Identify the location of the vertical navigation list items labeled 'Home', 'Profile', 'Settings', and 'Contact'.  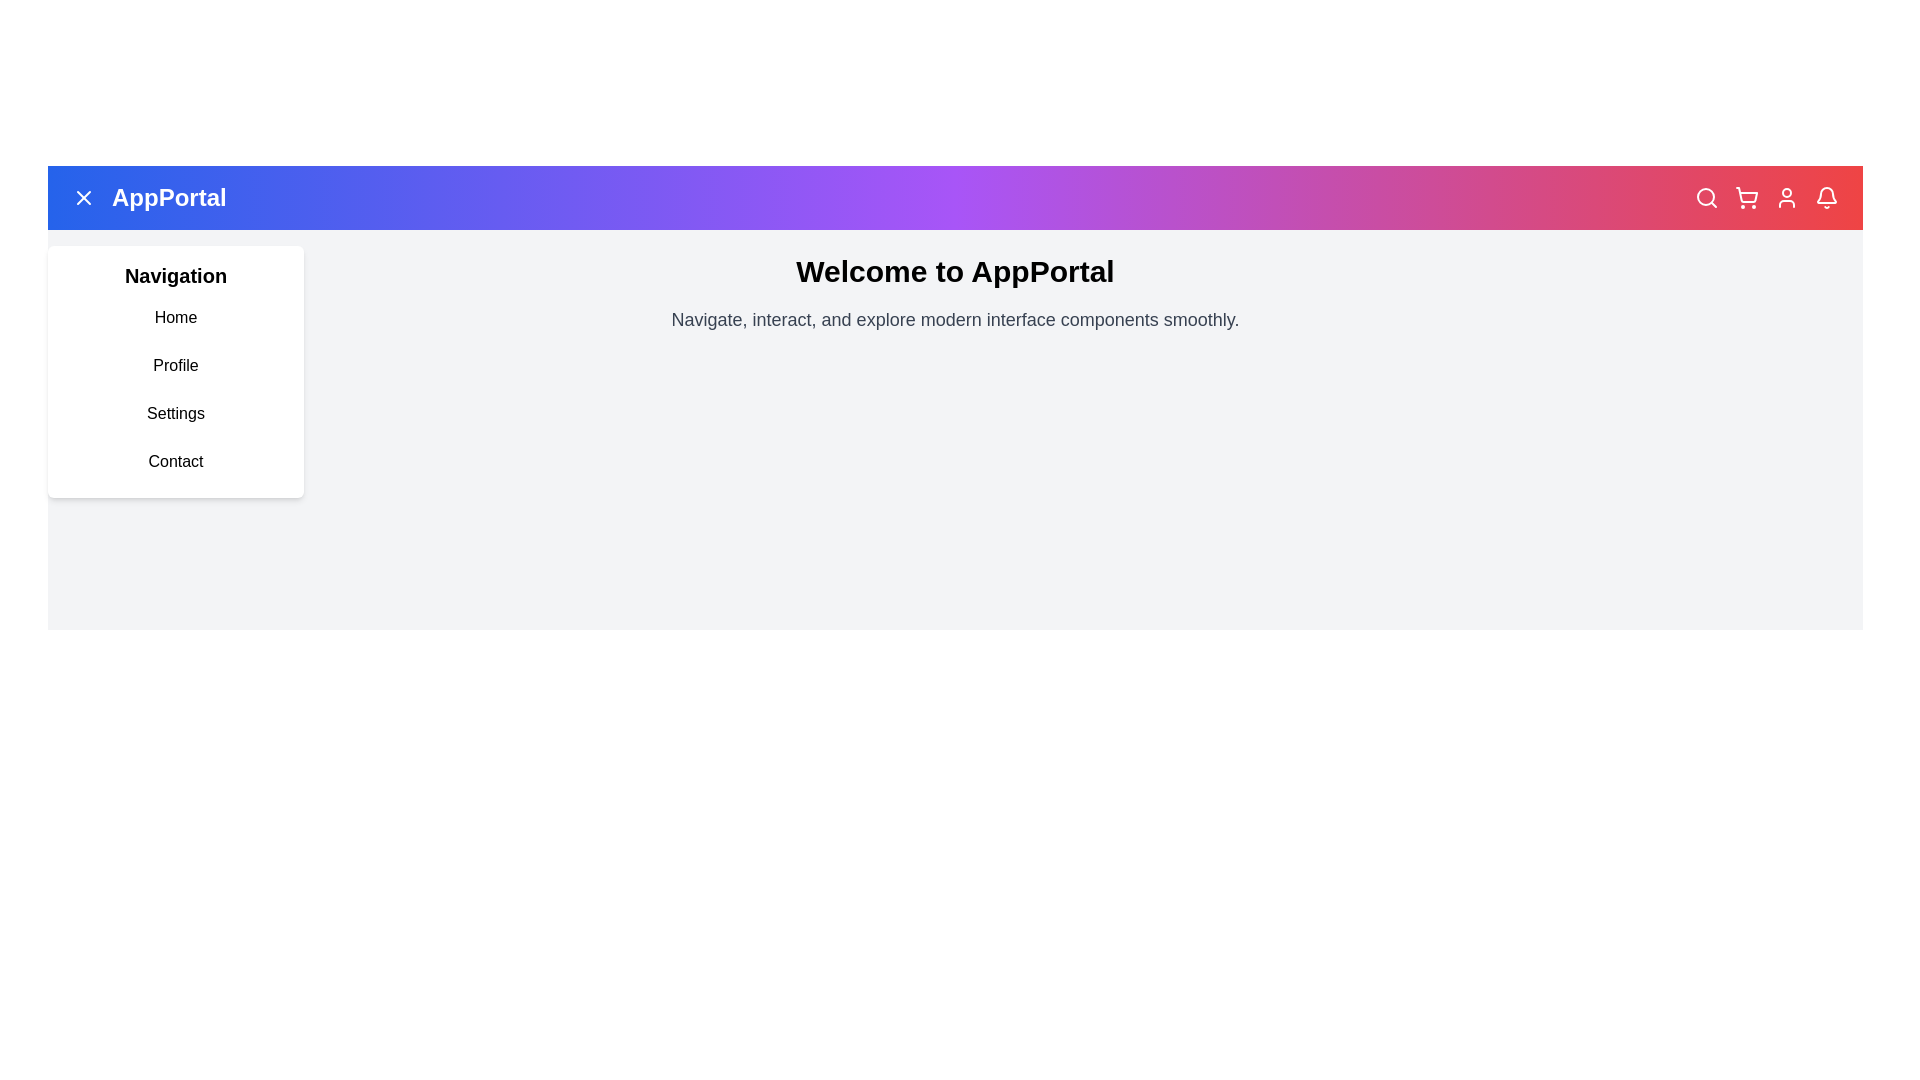
(176, 389).